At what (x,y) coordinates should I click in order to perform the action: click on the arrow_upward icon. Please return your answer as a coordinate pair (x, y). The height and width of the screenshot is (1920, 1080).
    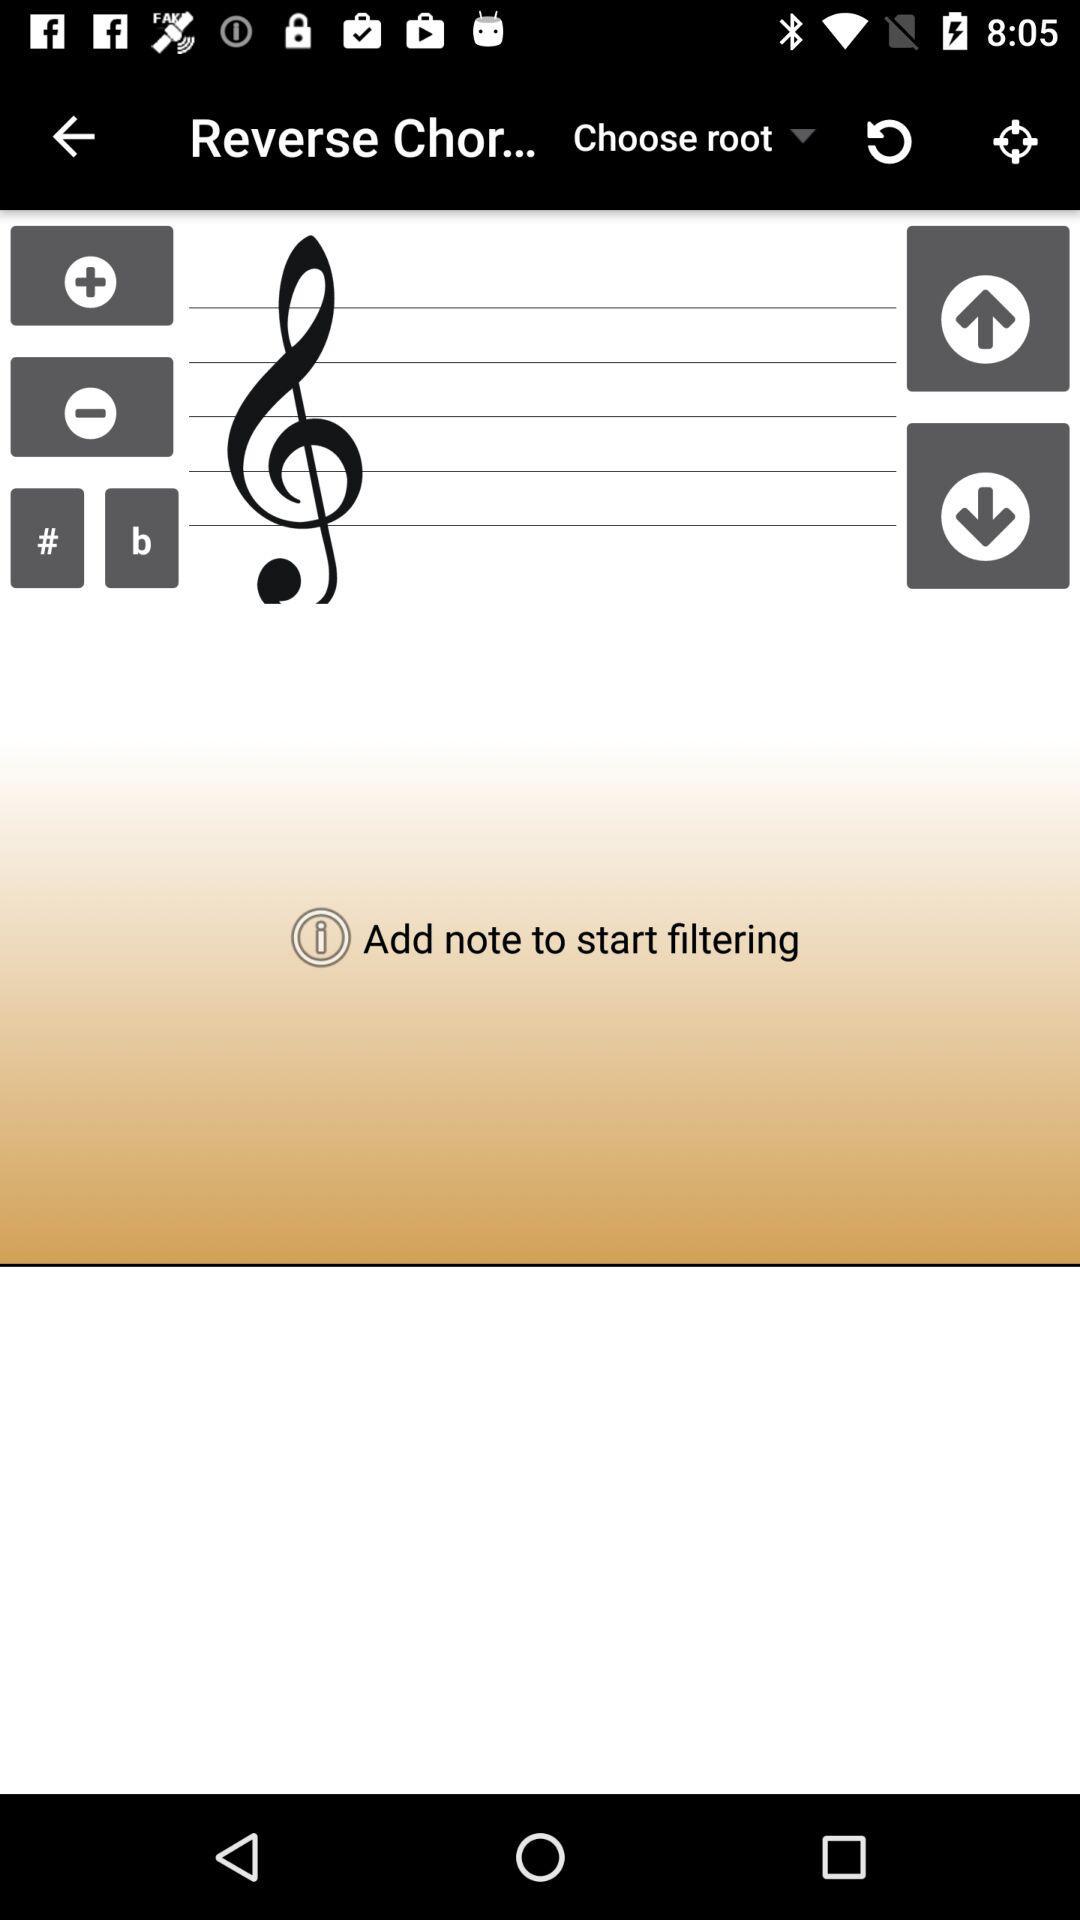
    Looking at the image, I should click on (987, 307).